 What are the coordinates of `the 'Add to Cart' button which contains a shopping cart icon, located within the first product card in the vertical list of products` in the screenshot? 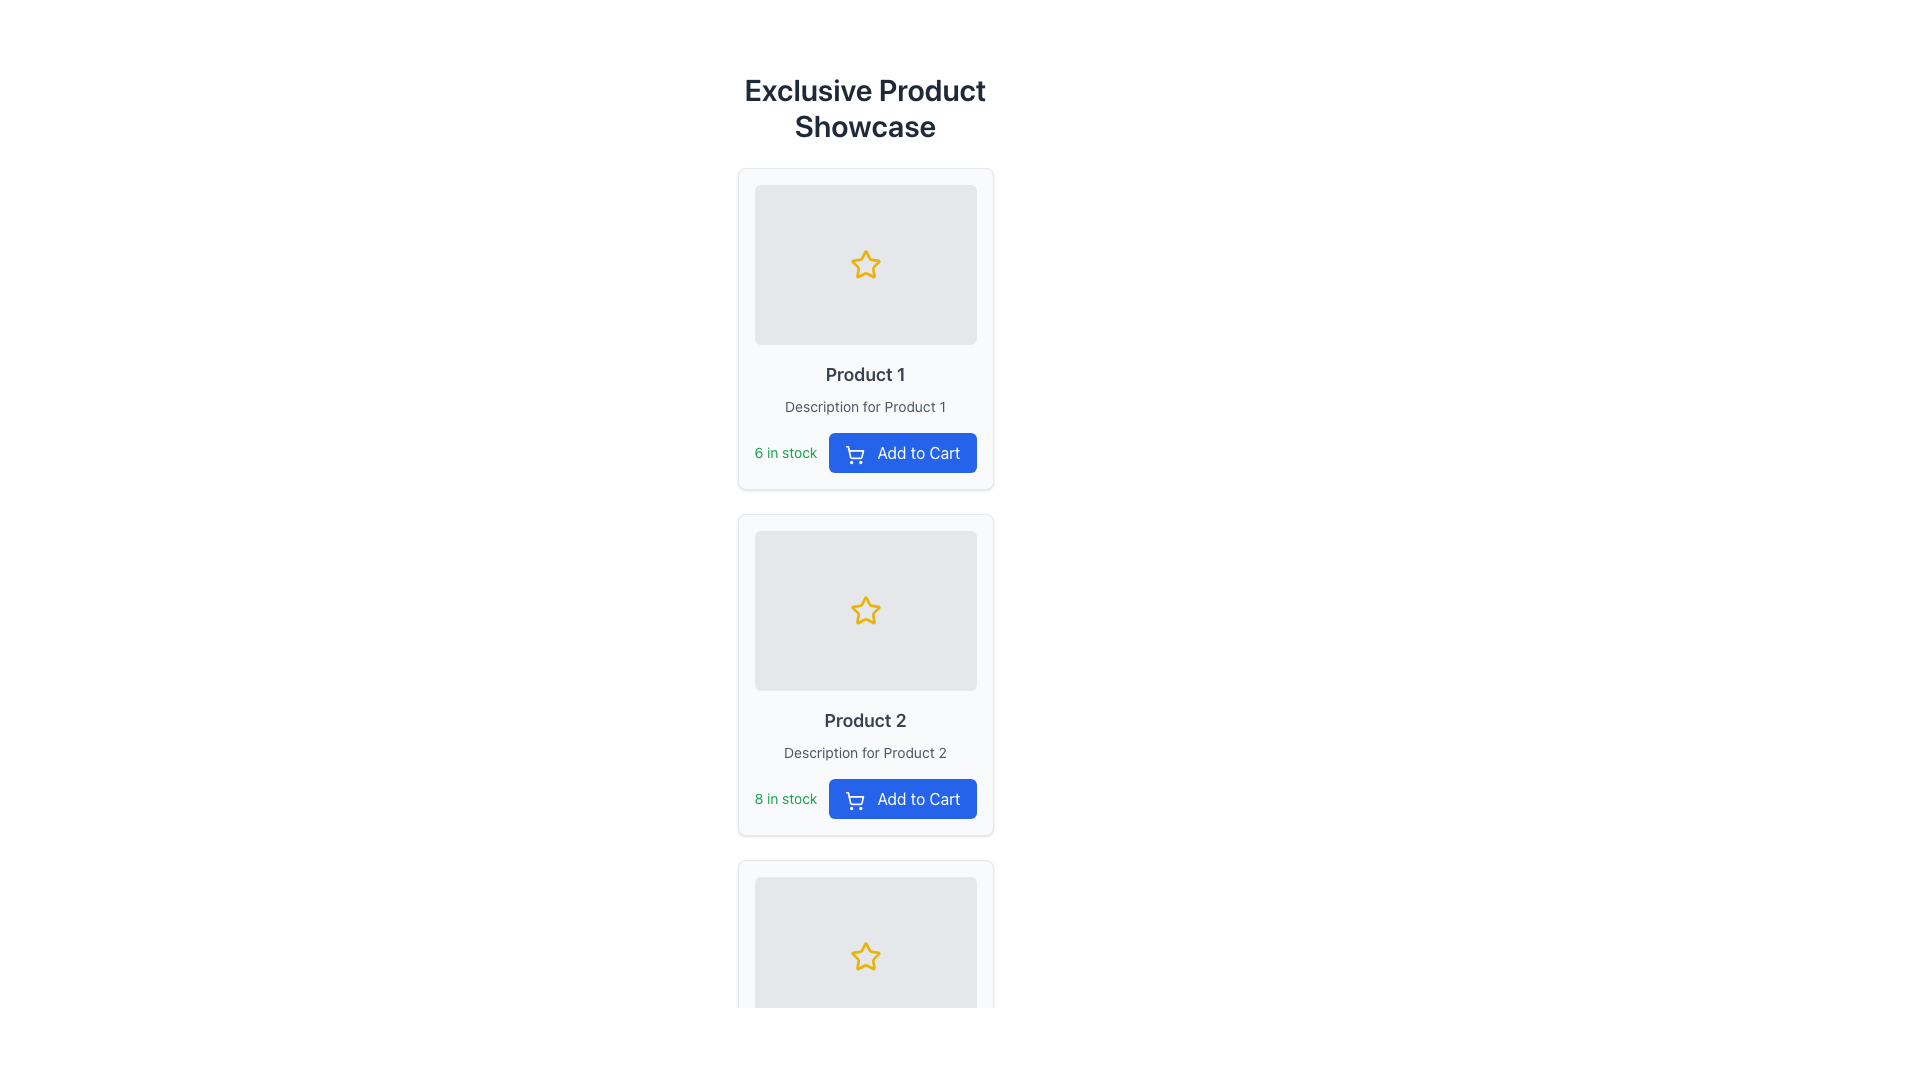 It's located at (855, 454).